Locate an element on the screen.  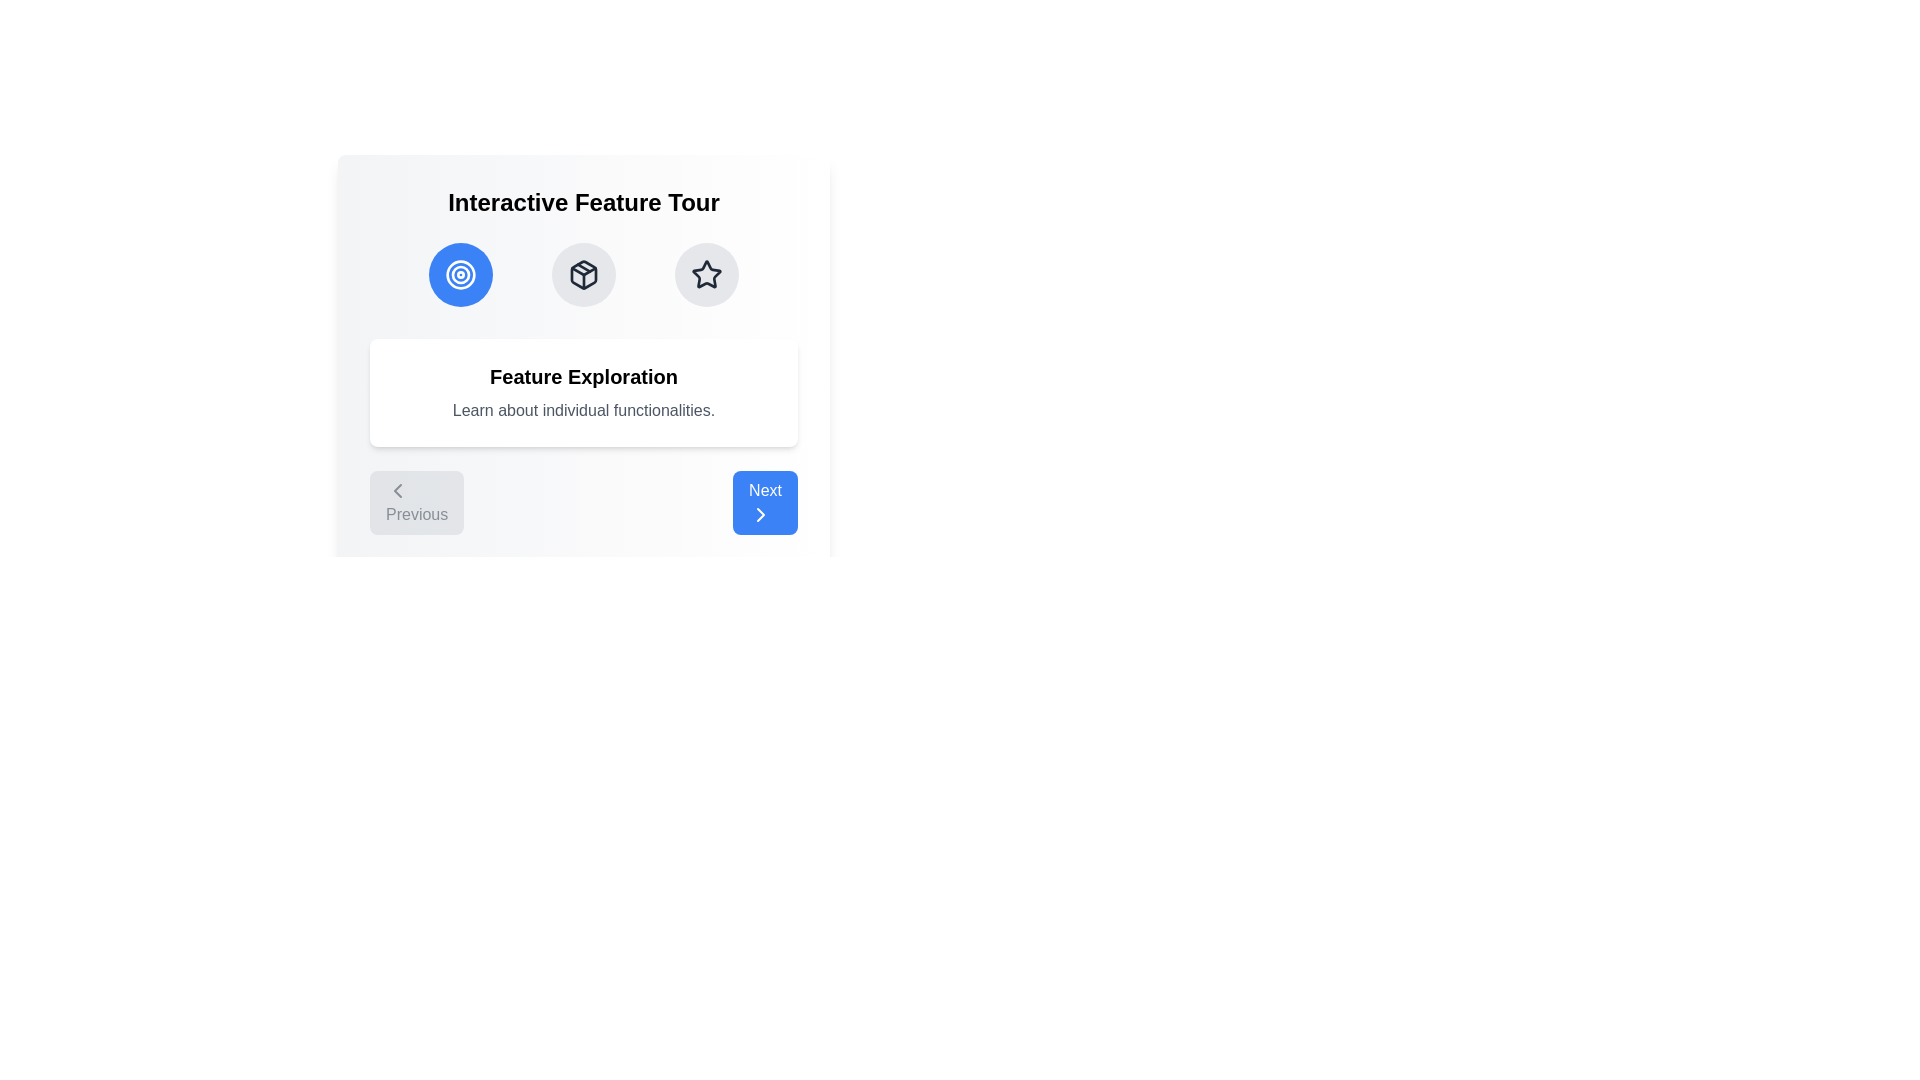
the first circular button on the left side of the group is located at coordinates (459, 274).